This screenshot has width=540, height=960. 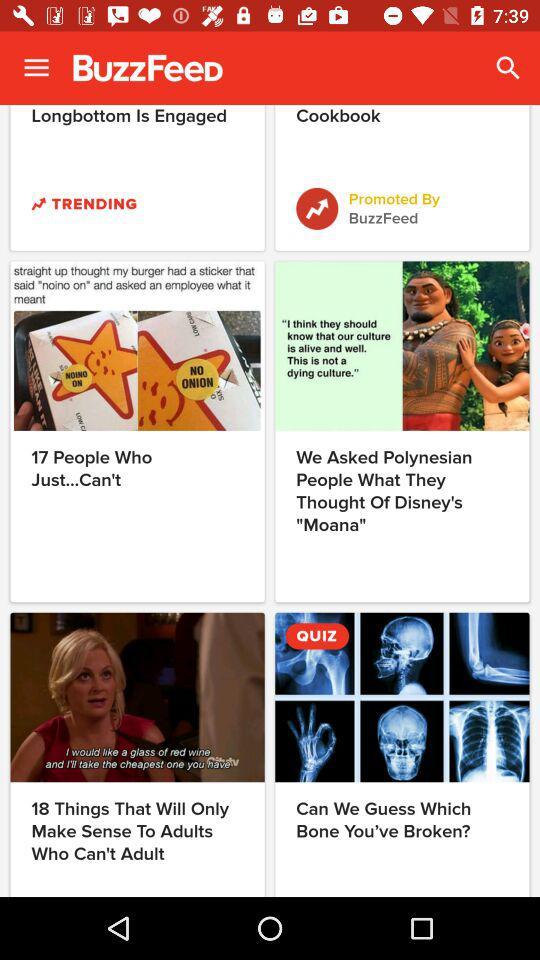 What do you see at coordinates (508, 68) in the screenshot?
I see `the icon above the oh yes a icon` at bounding box center [508, 68].